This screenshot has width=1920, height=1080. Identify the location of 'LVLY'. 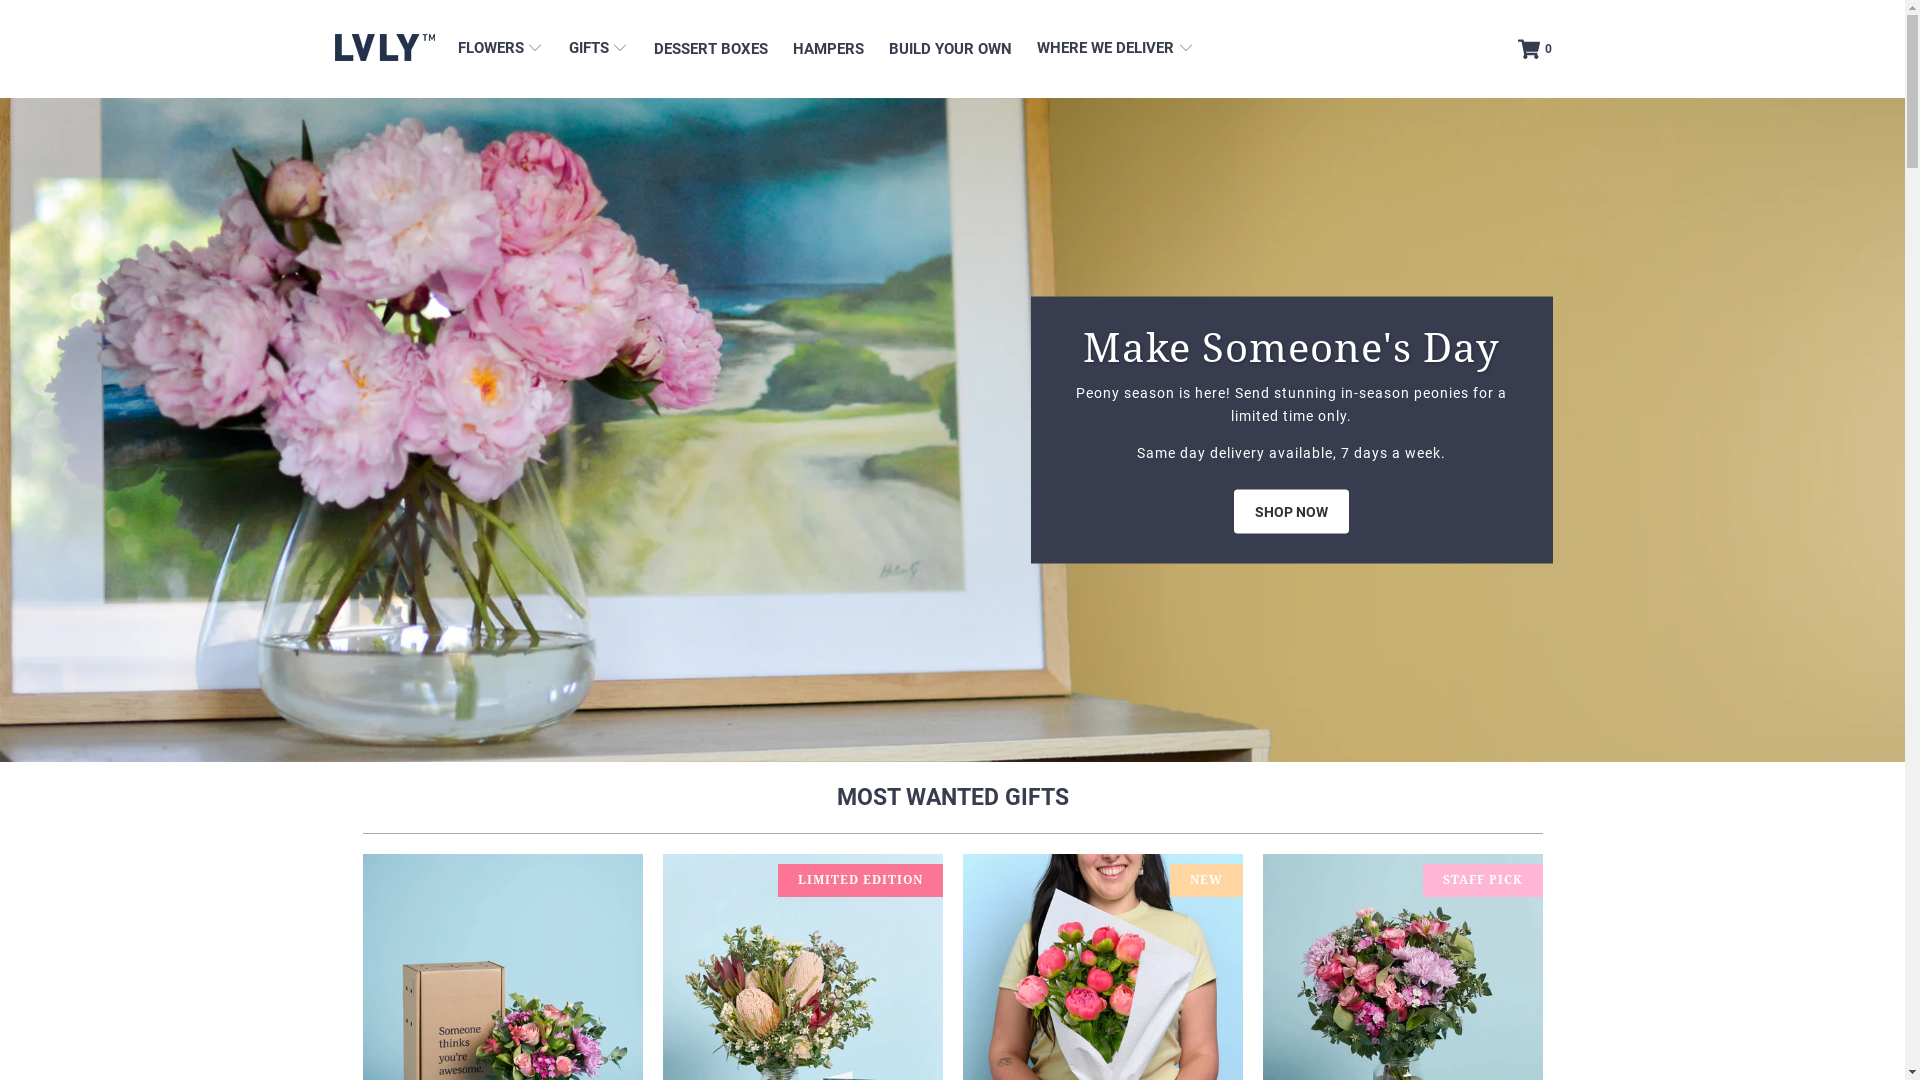
(384, 48).